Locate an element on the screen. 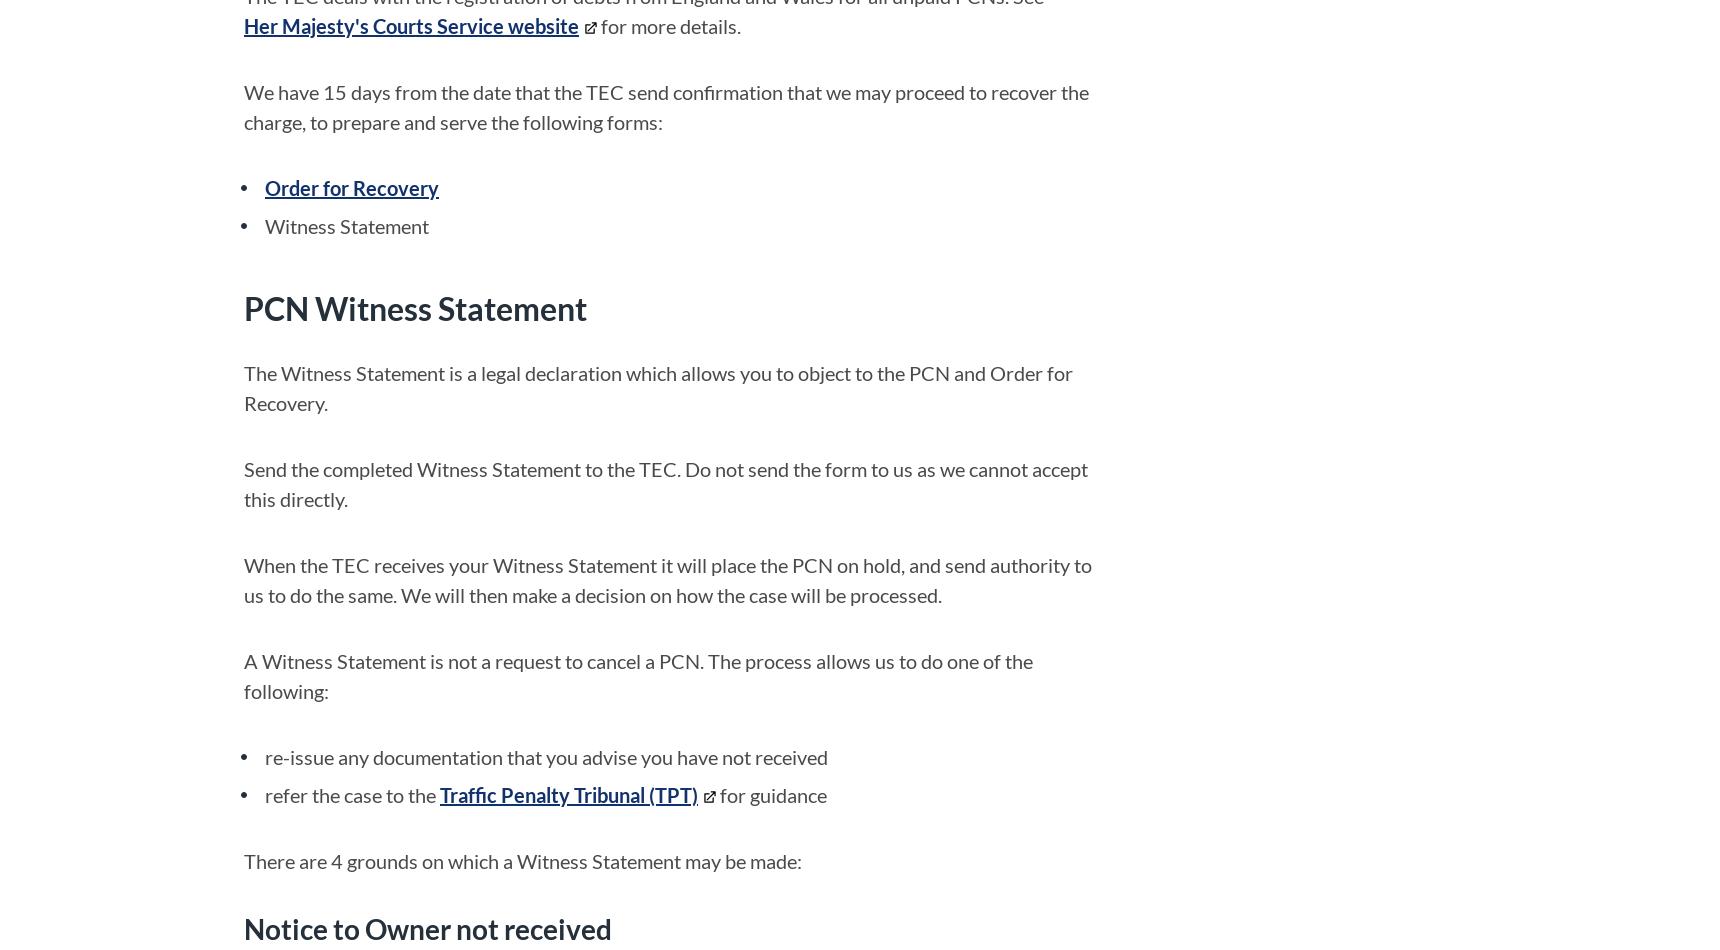 The width and height of the screenshot is (1720, 950). 'refer the case to the' is located at coordinates (351, 793).